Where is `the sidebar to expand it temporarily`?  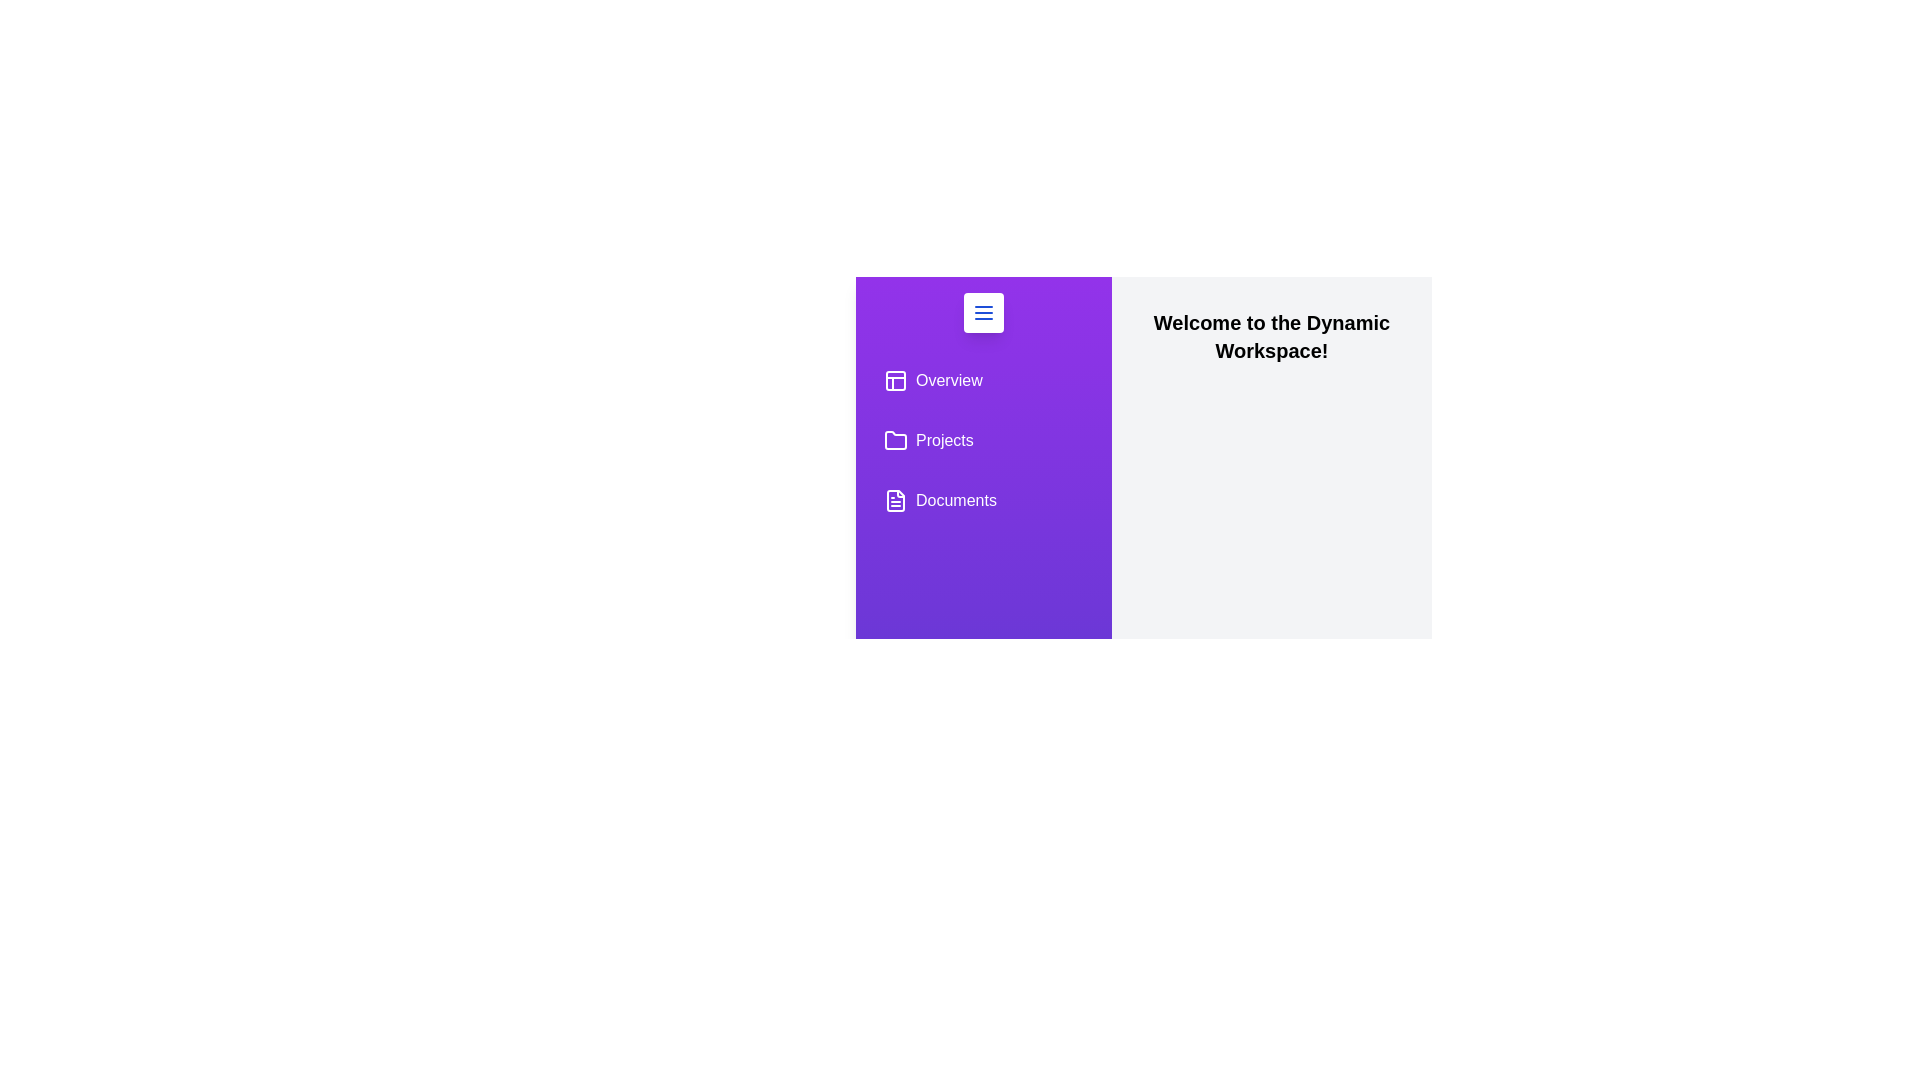
the sidebar to expand it temporarily is located at coordinates (899, 400).